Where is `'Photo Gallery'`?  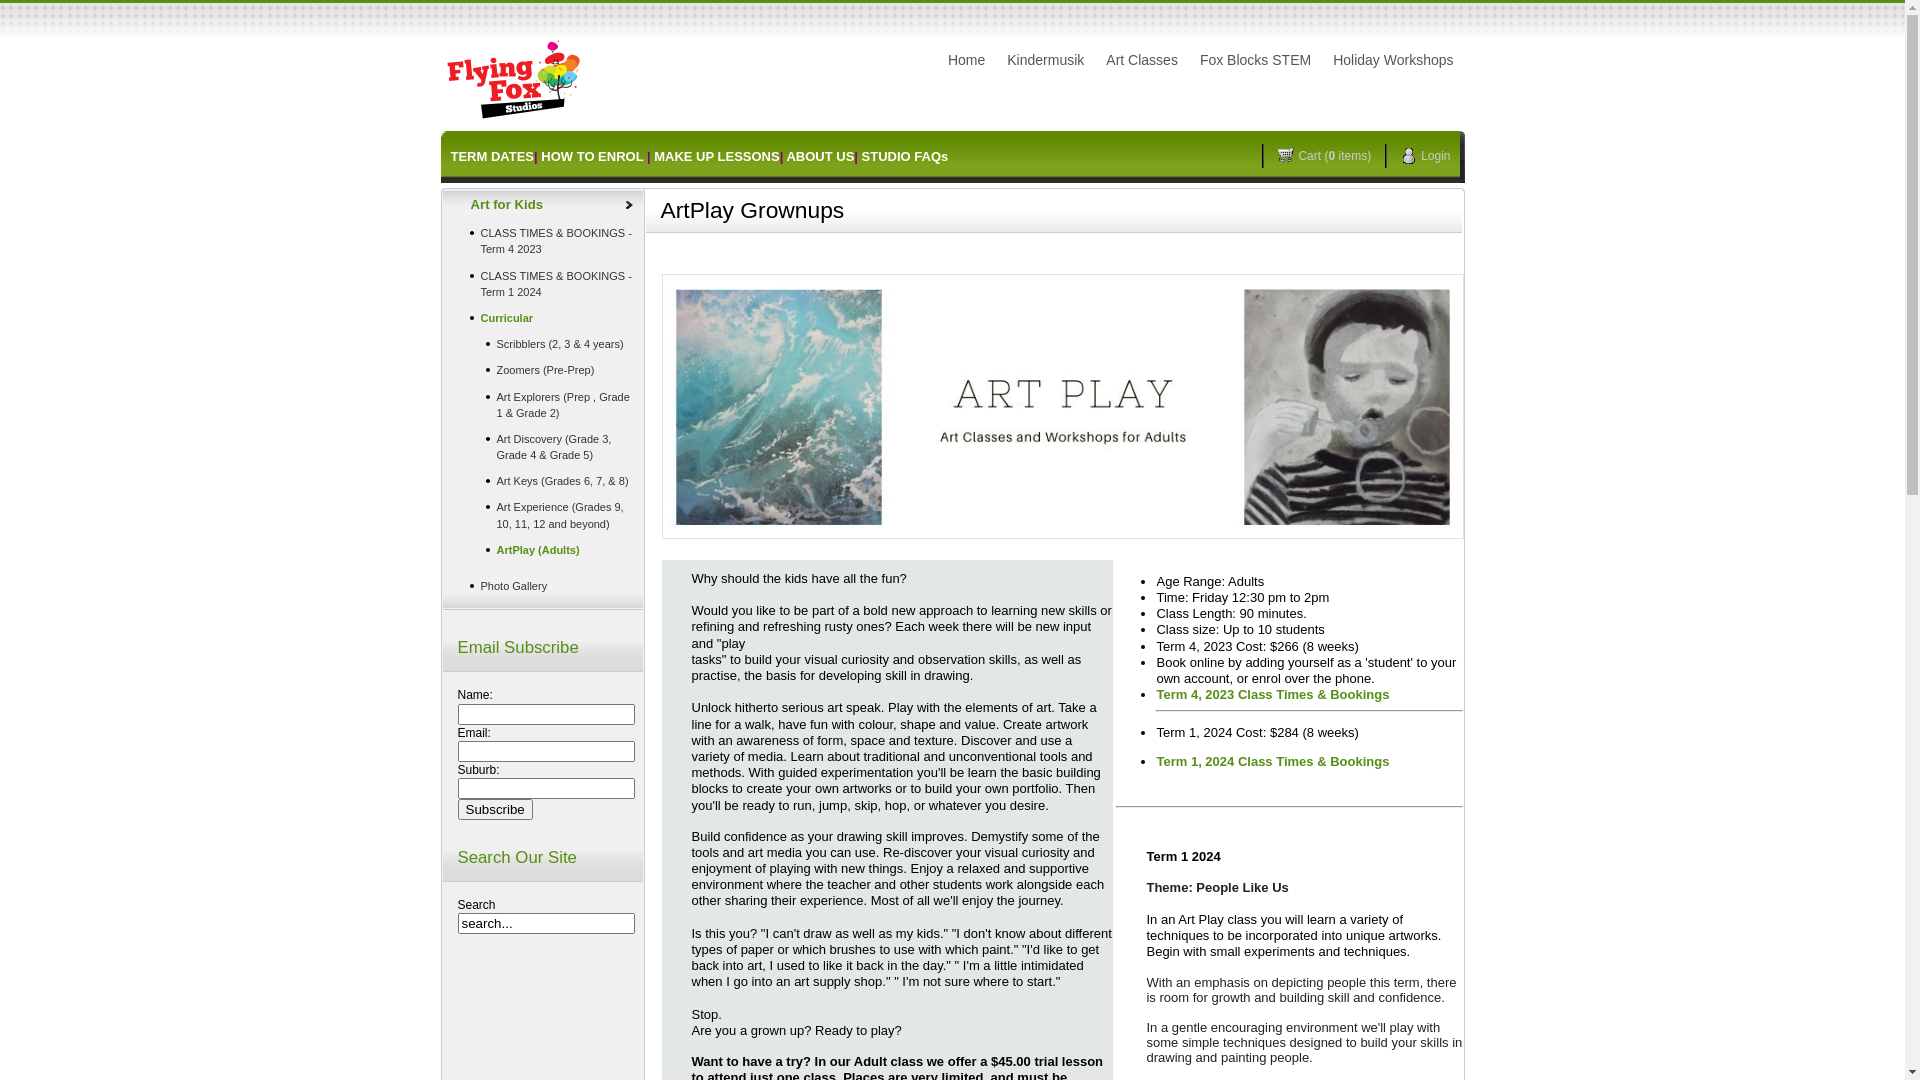 'Photo Gallery' is located at coordinates (542, 585).